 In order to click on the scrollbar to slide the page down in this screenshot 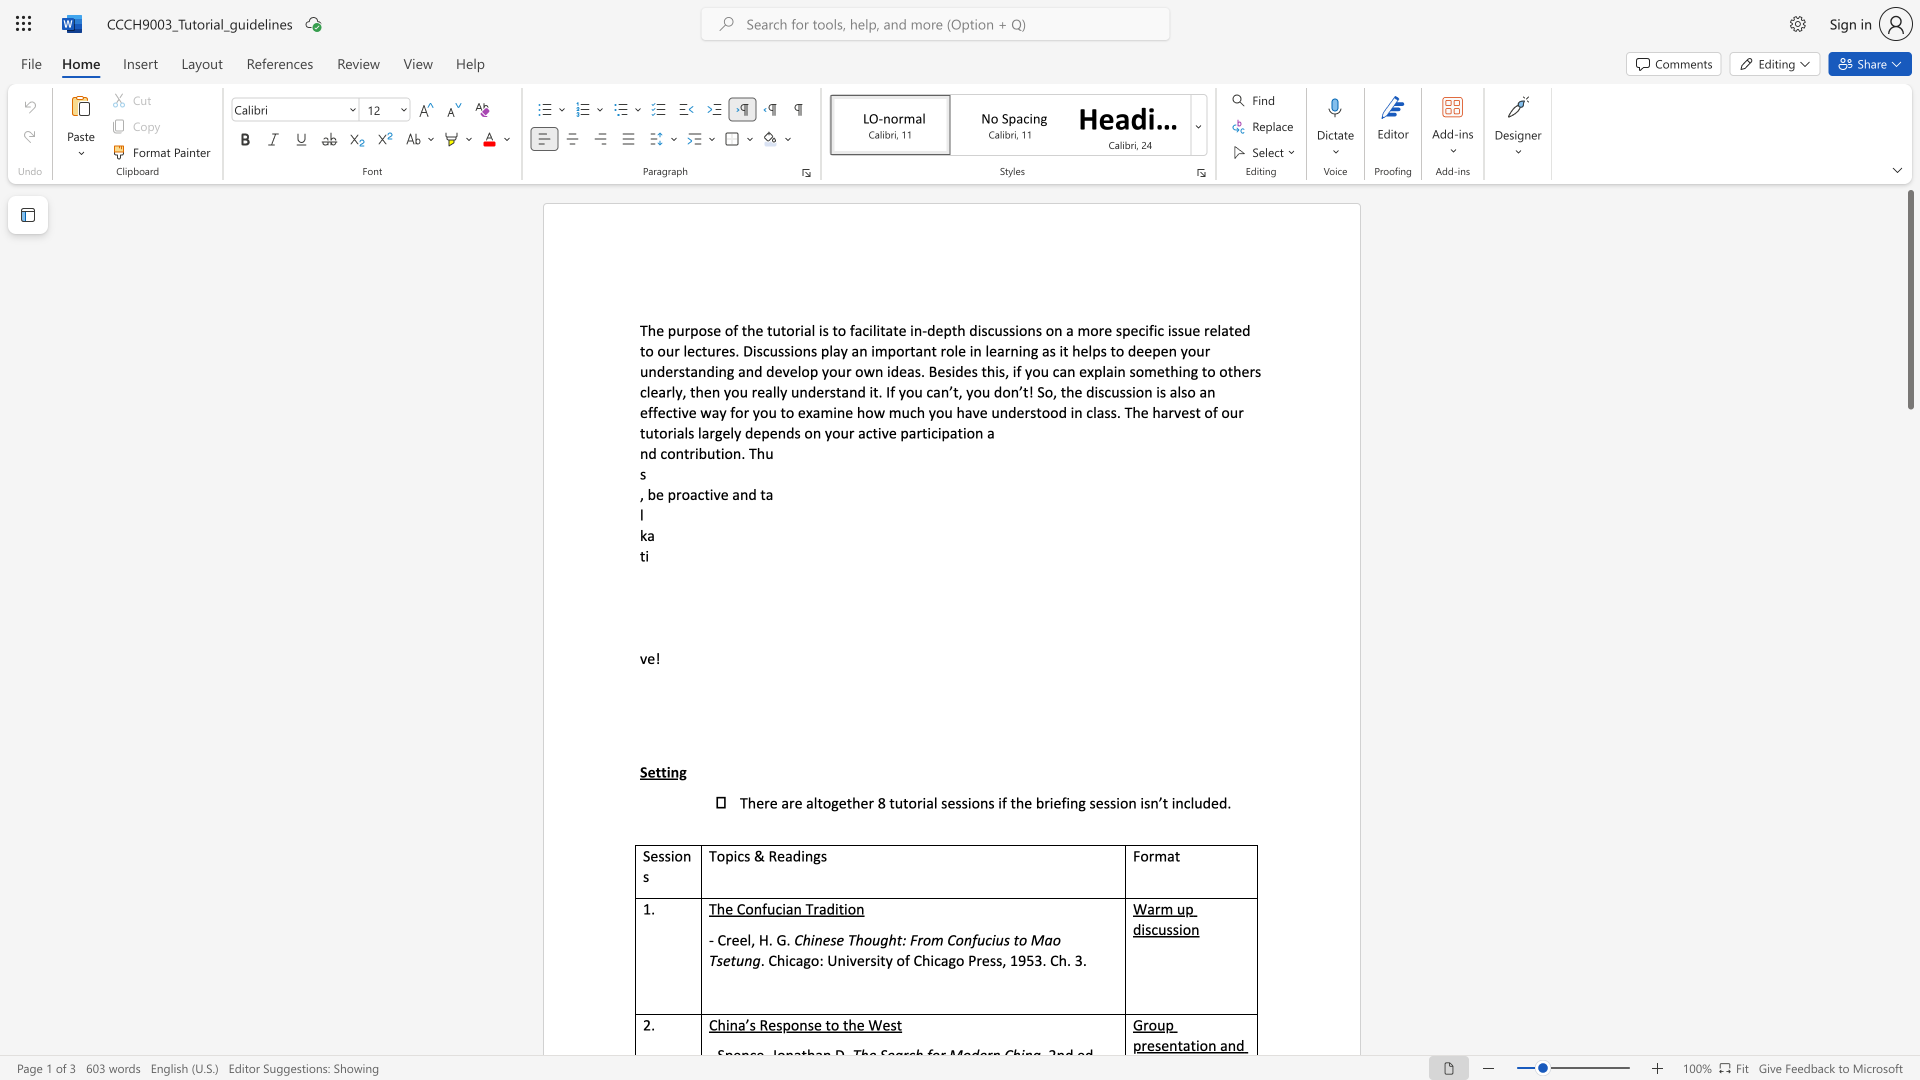, I will do `click(1909, 608)`.